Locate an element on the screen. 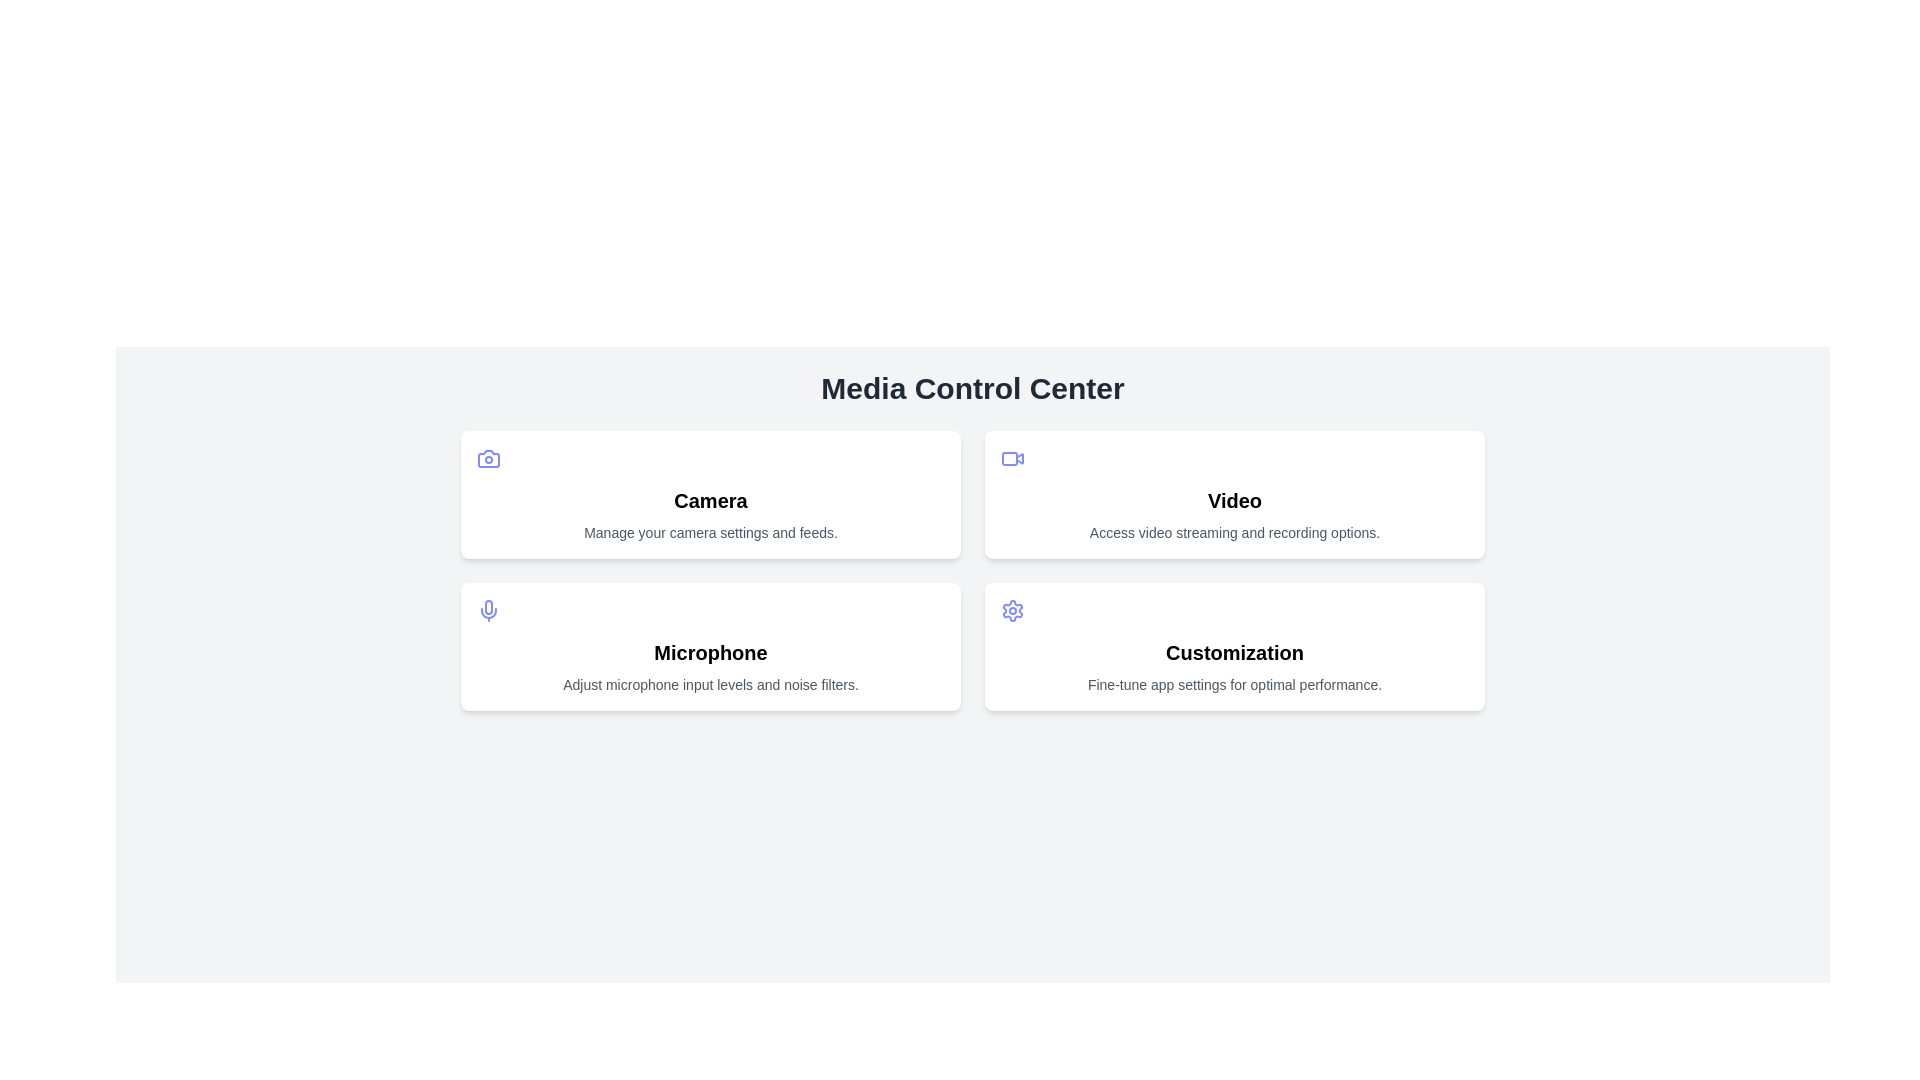  heading or title text of the fourth card in the 2x2 grid beneath the 'Media Control Center' heading is located at coordinates (1233, 652).